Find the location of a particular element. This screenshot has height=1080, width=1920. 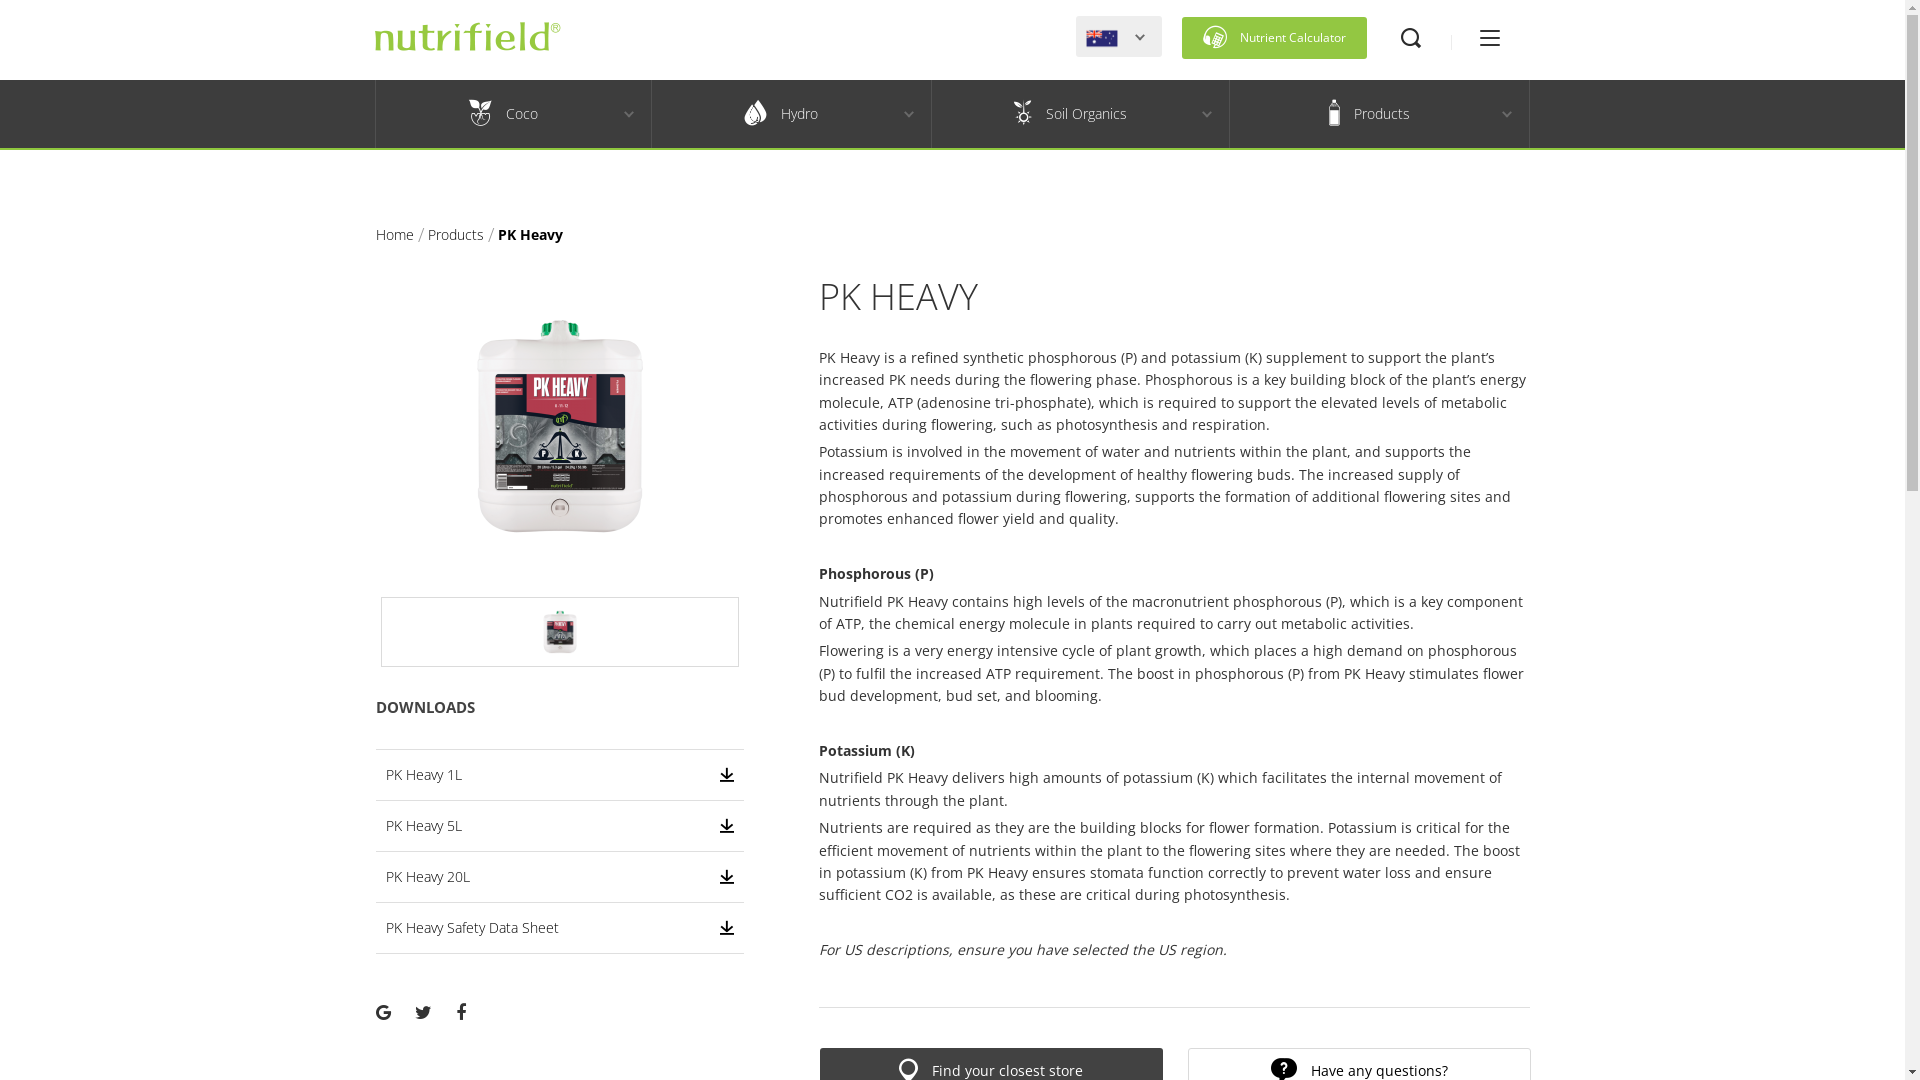

'Coco' is located at coordinates (503, 114).